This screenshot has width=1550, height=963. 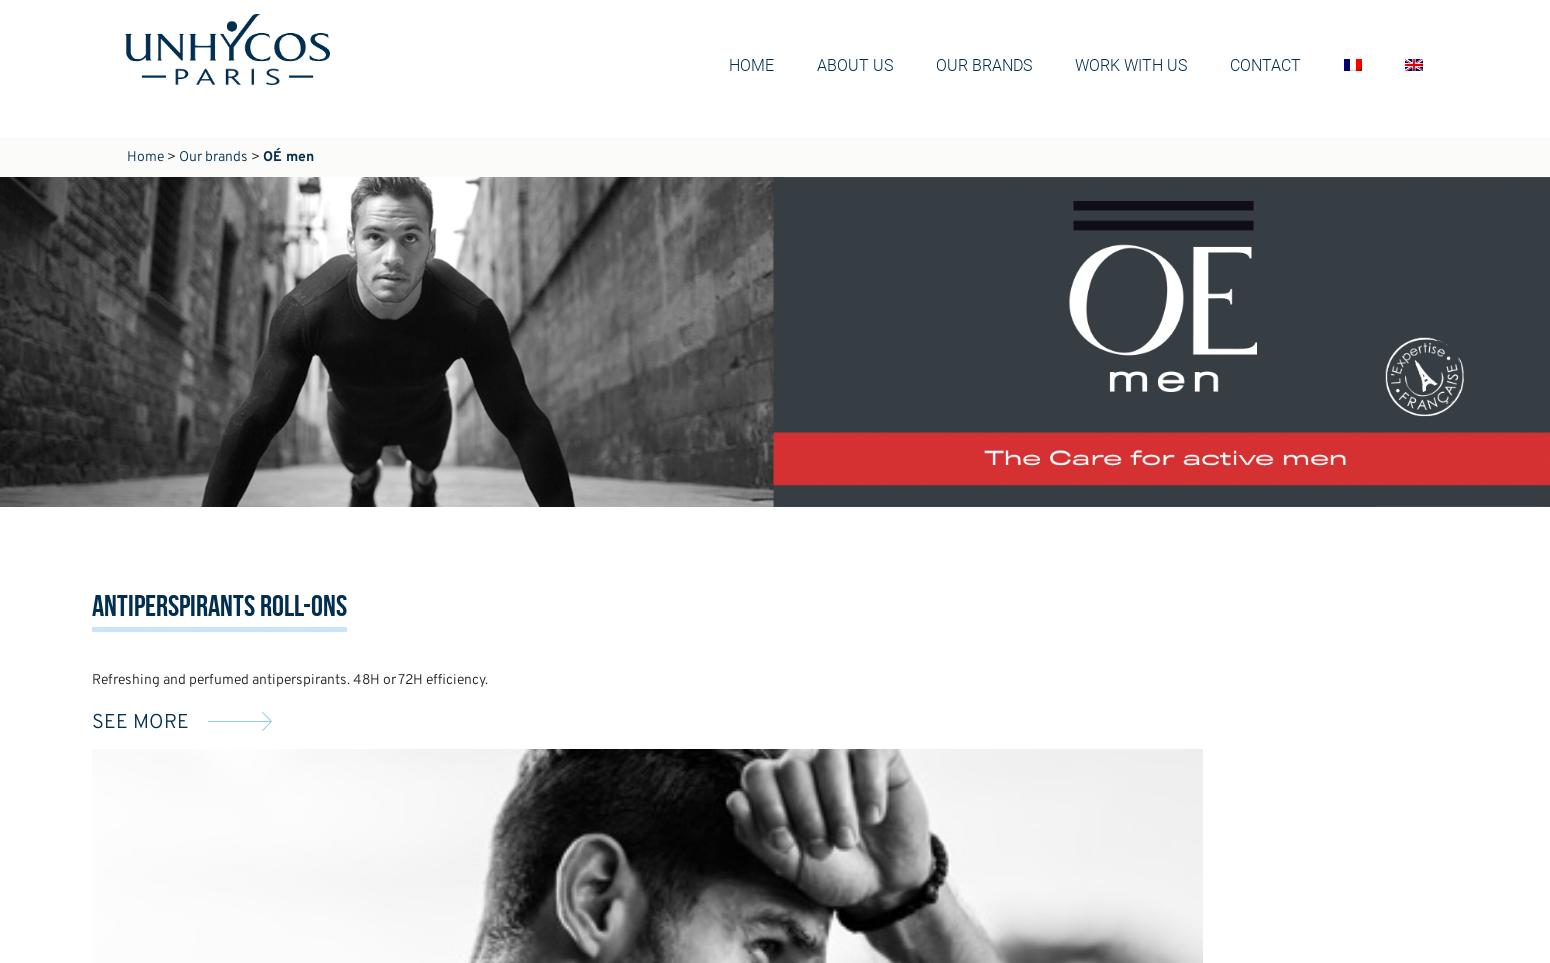 I want to click on 'Contact', so click(x=1264, y=65).